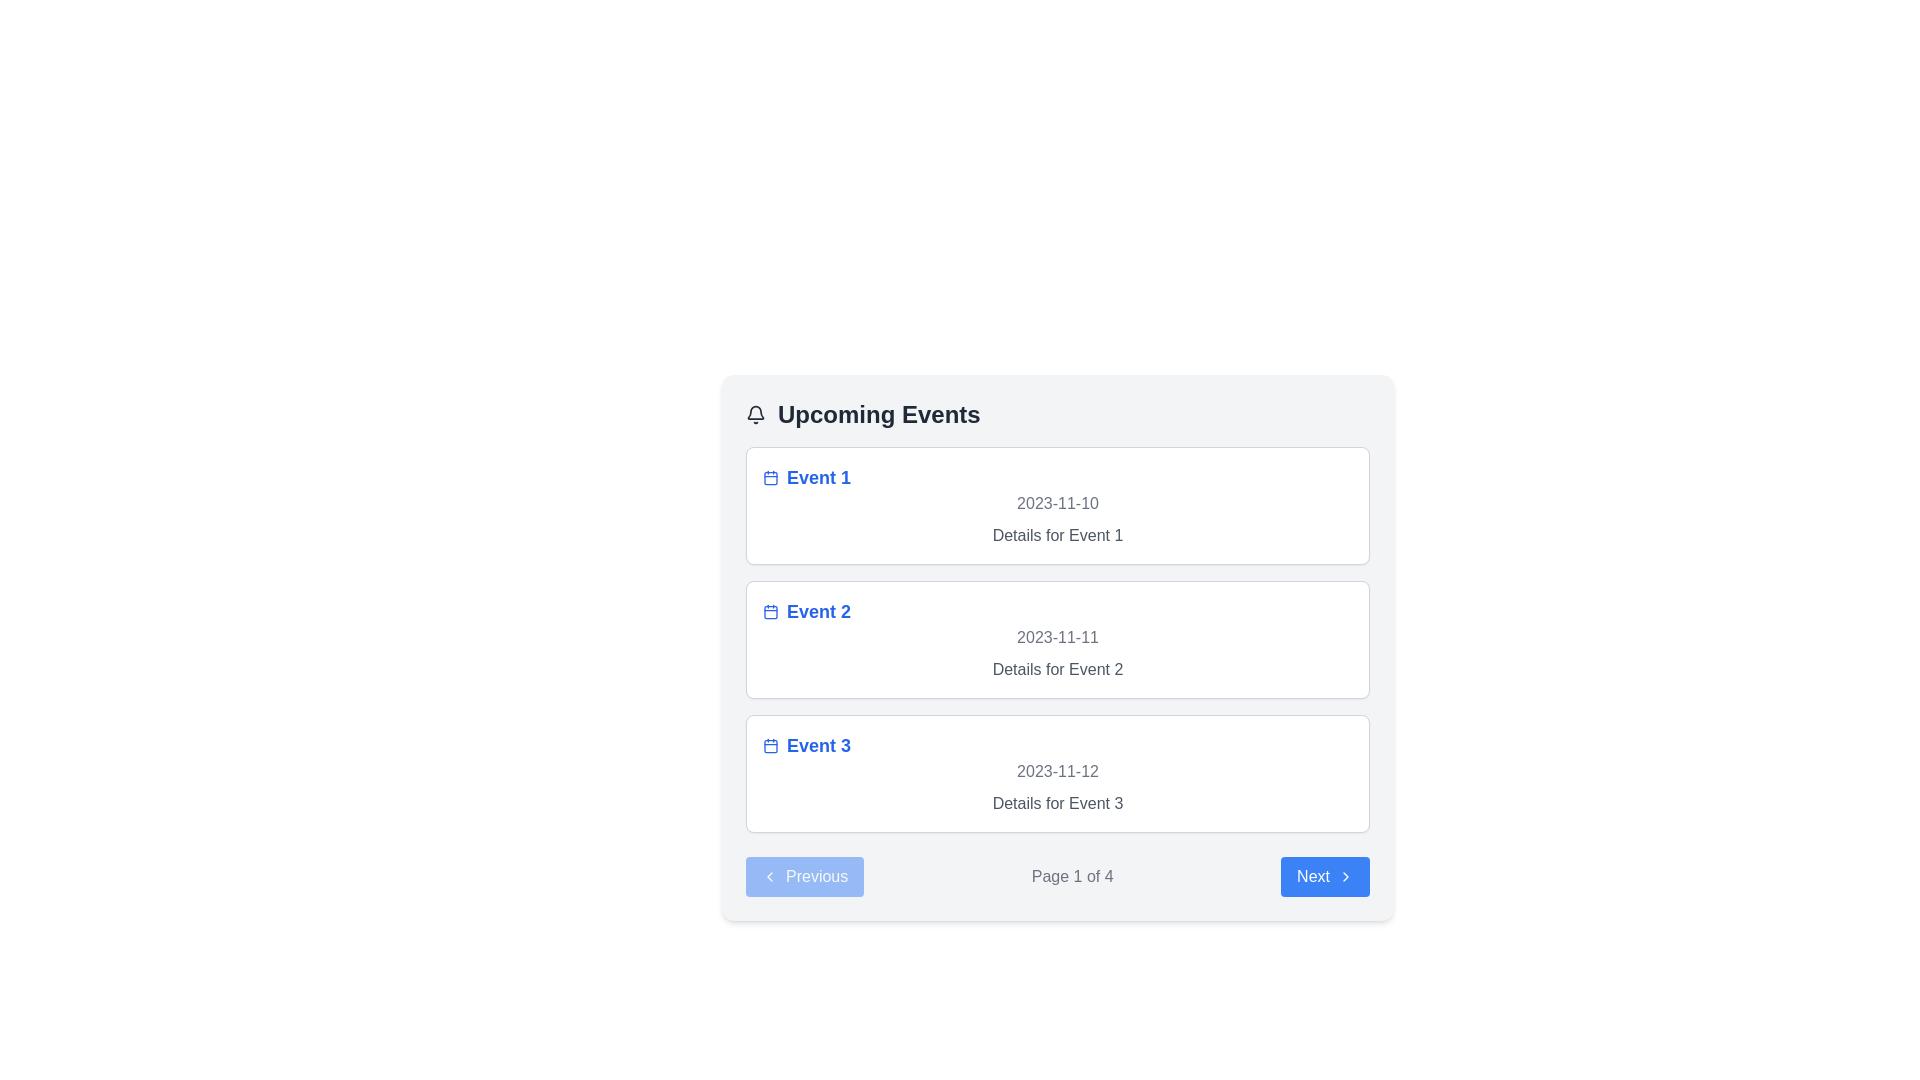 Image resolution: width=1920 pixels, height=1080 pixels. What do you see at coordinates (1345, 875) in the screenshot?
I see `the icon located to the right of the text 'Next' within the navigation button labeled 'Next' to advance to the next page or section` at bounding box center [1345, 875].